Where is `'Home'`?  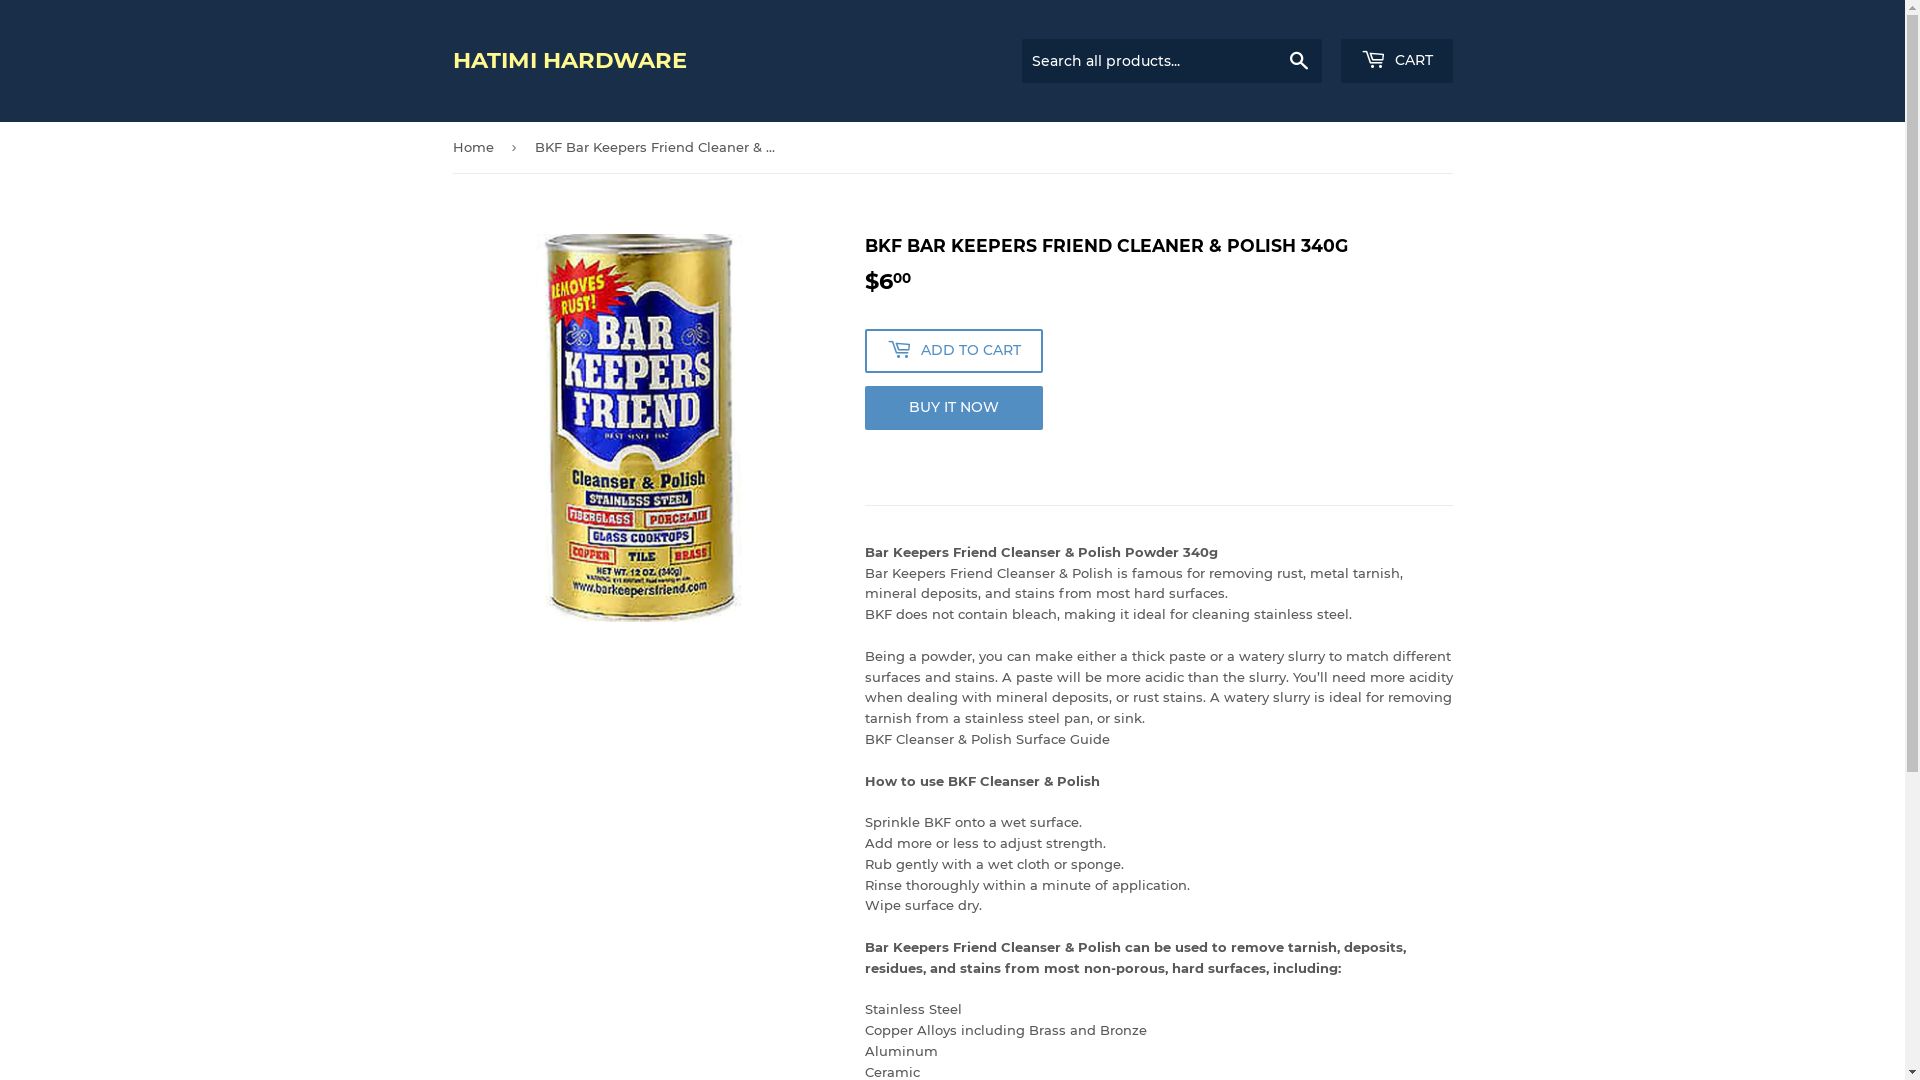
'Home' is located at coordinates (450, 146).